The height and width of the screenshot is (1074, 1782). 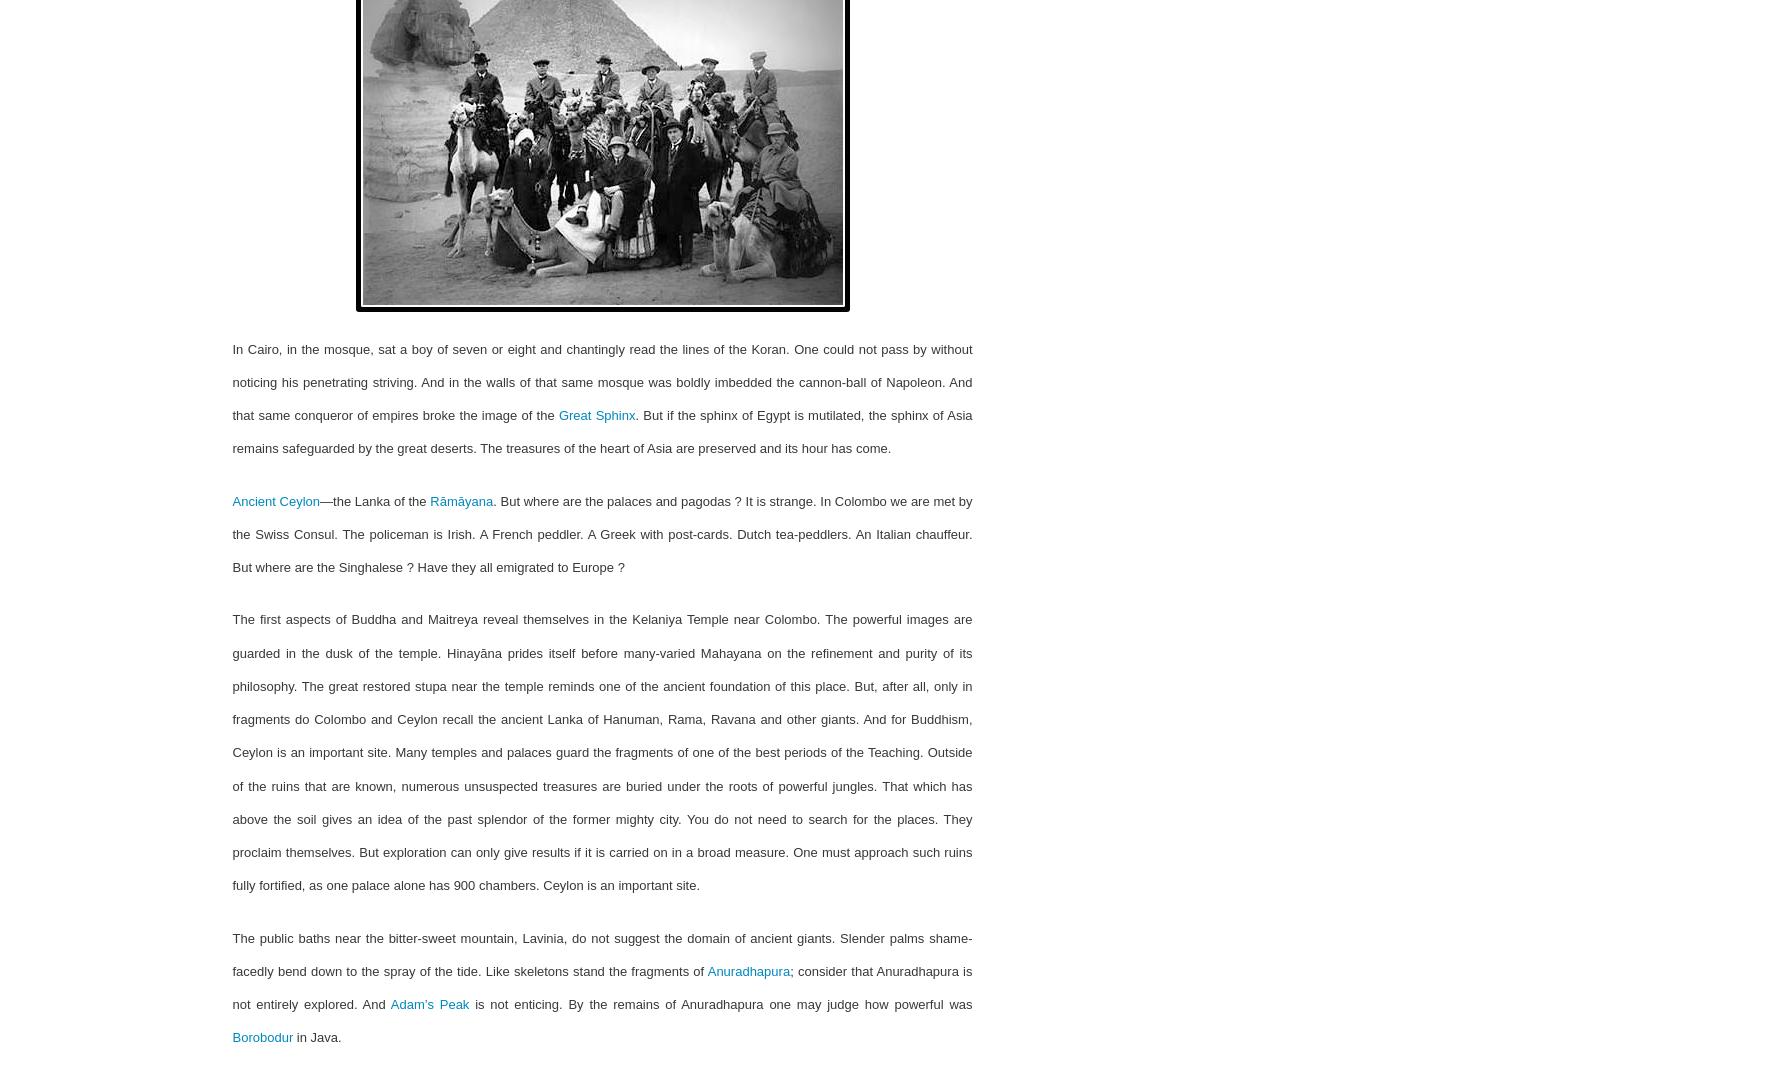 I want to click on 'The first aspects of Buddha and Maitreya reveal themselves in the Kelaniya Temple near Colombo. The powerful images are guarded in the dusk of the temple. Hinayāna prides itself before many-varied Mahayana on the refinement and purity of its philosophy. The great restored stupa near the temple re­minds one of the ancient foundation of this place. But, after all, only in fragments do Colombo and Ceylon recall the ancient Lanka of Hanuman, Rama, Ravana and other giants. And for Buddhism, Ceylon is an important site. Many temples and palaces guard the fragments of one of the best periods of the Teaching. Outside of the ruins that are known, numerous unsuspected treasures are buried under the roots of powerful jungles. That which has above the soil gives an idea of the past splendor of the former mighty city. You do not need to search for the places. They proclaim themselves. But exploration can only give results if it is carried on in a broad measure. One must approach such ruins fully fortified, as one palace alone has 900 chambers. Ceylon is an important site.', so click(x=601, y=751).